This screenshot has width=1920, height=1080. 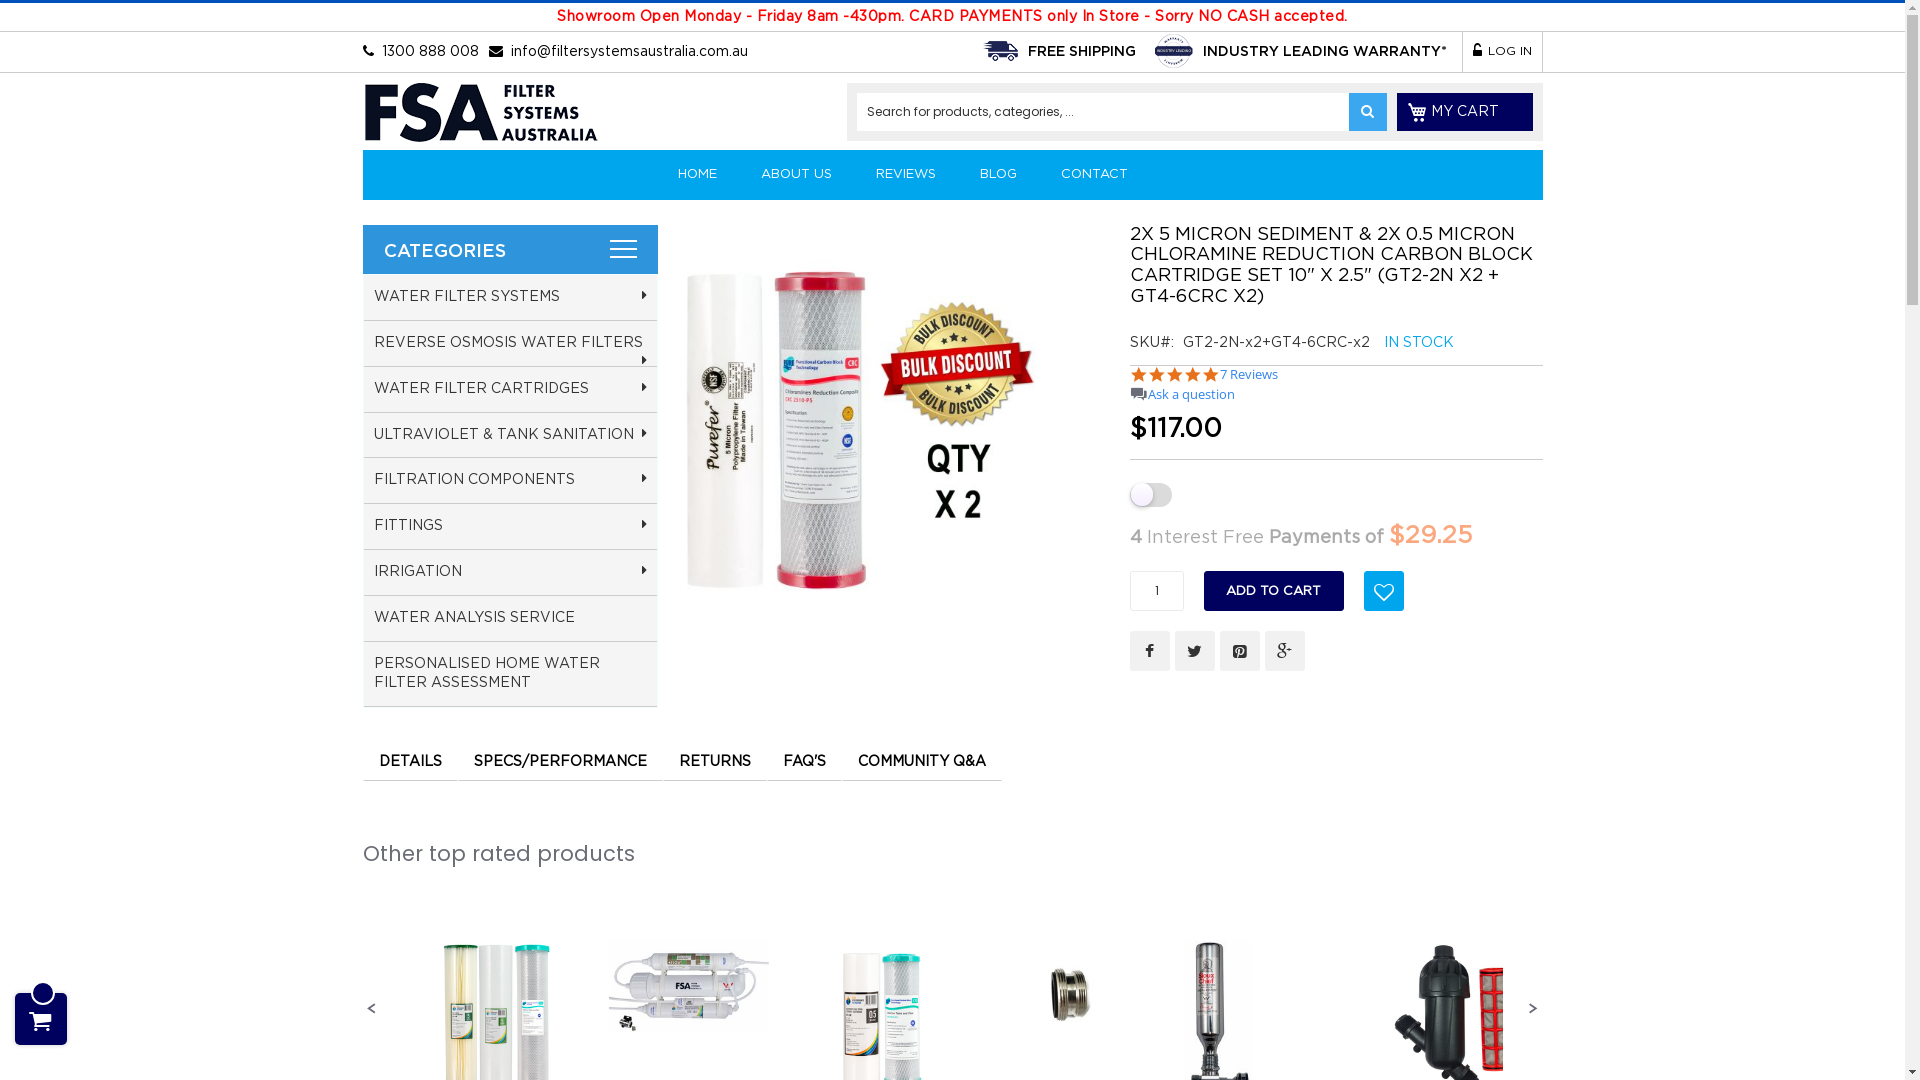 I want to click on 'ULTRAVIOLET & TANK SANITATION', so click(x=510, y=434).